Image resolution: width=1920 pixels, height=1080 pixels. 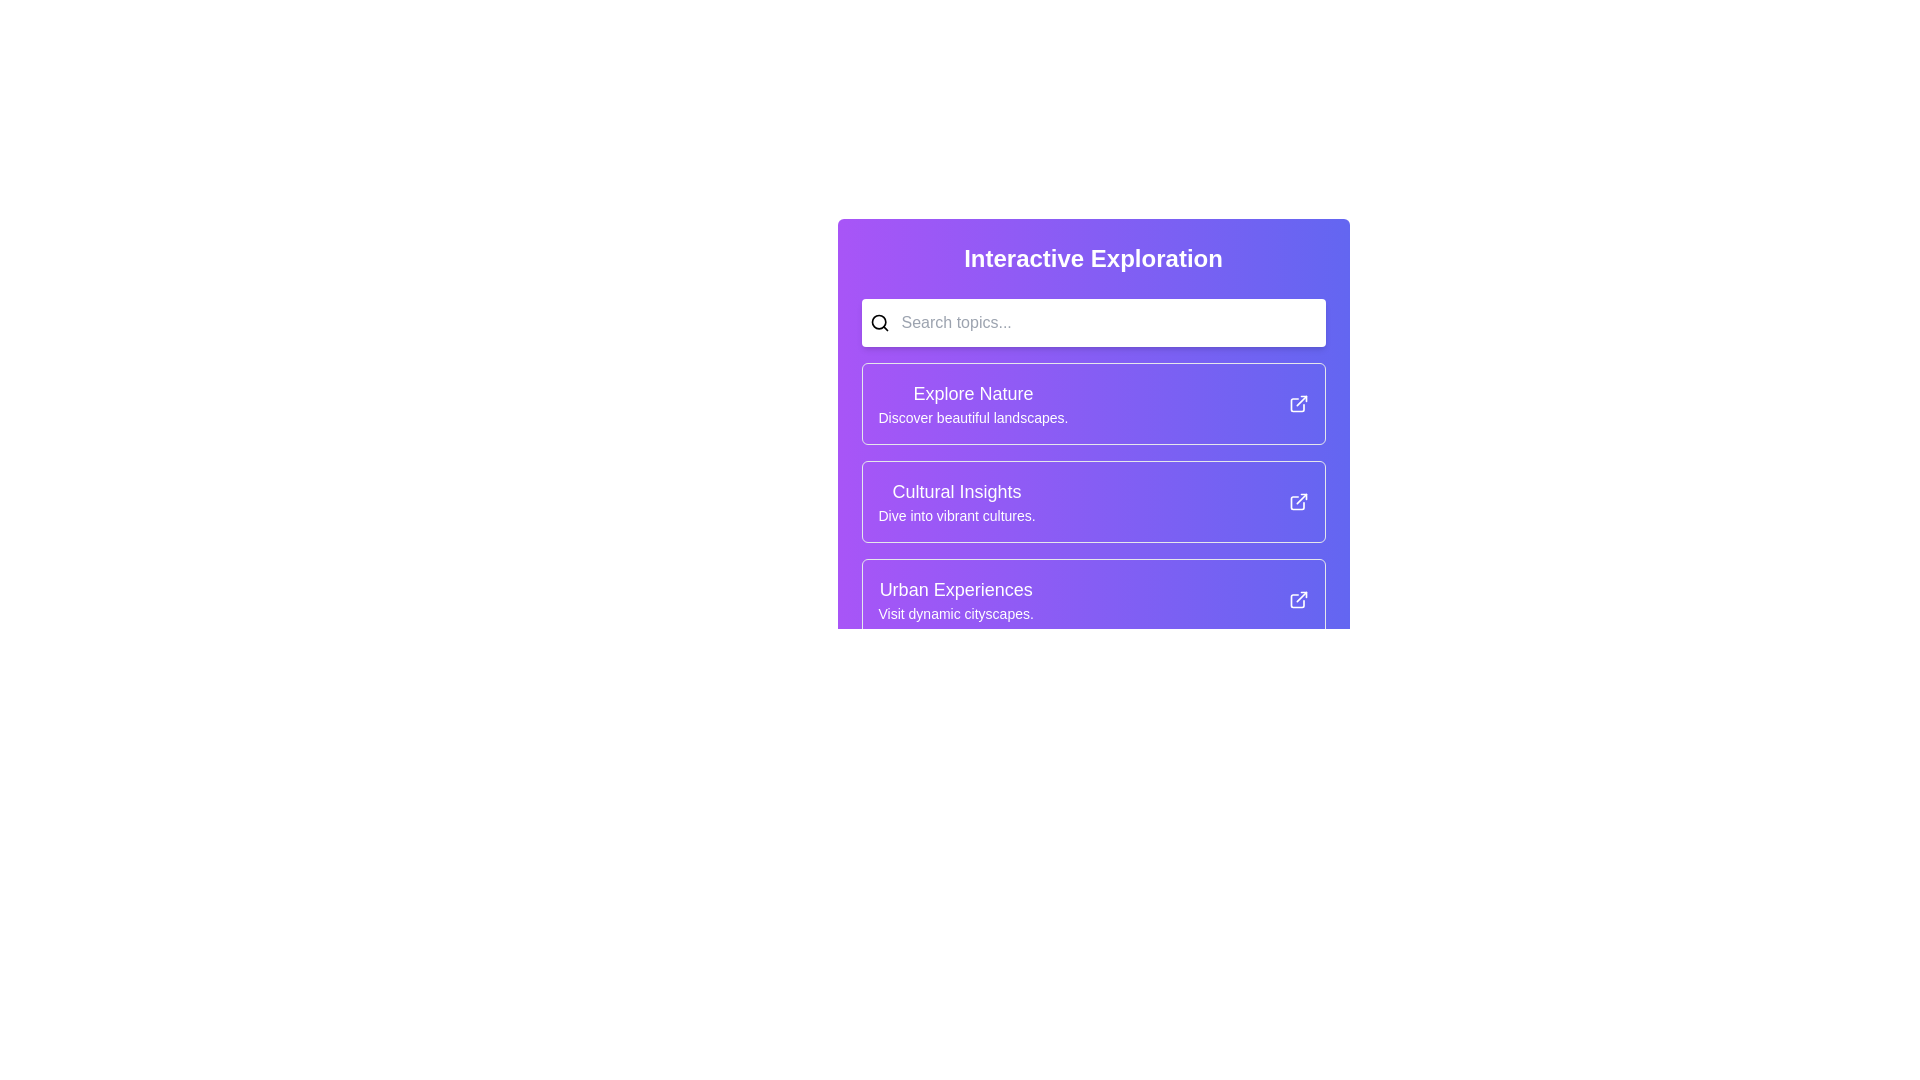 What do you see at coordinates (1092, 500) in the screenshot?
I see `the 'Cultural Insights' interactive link component` at bounding box center [1092, 500].